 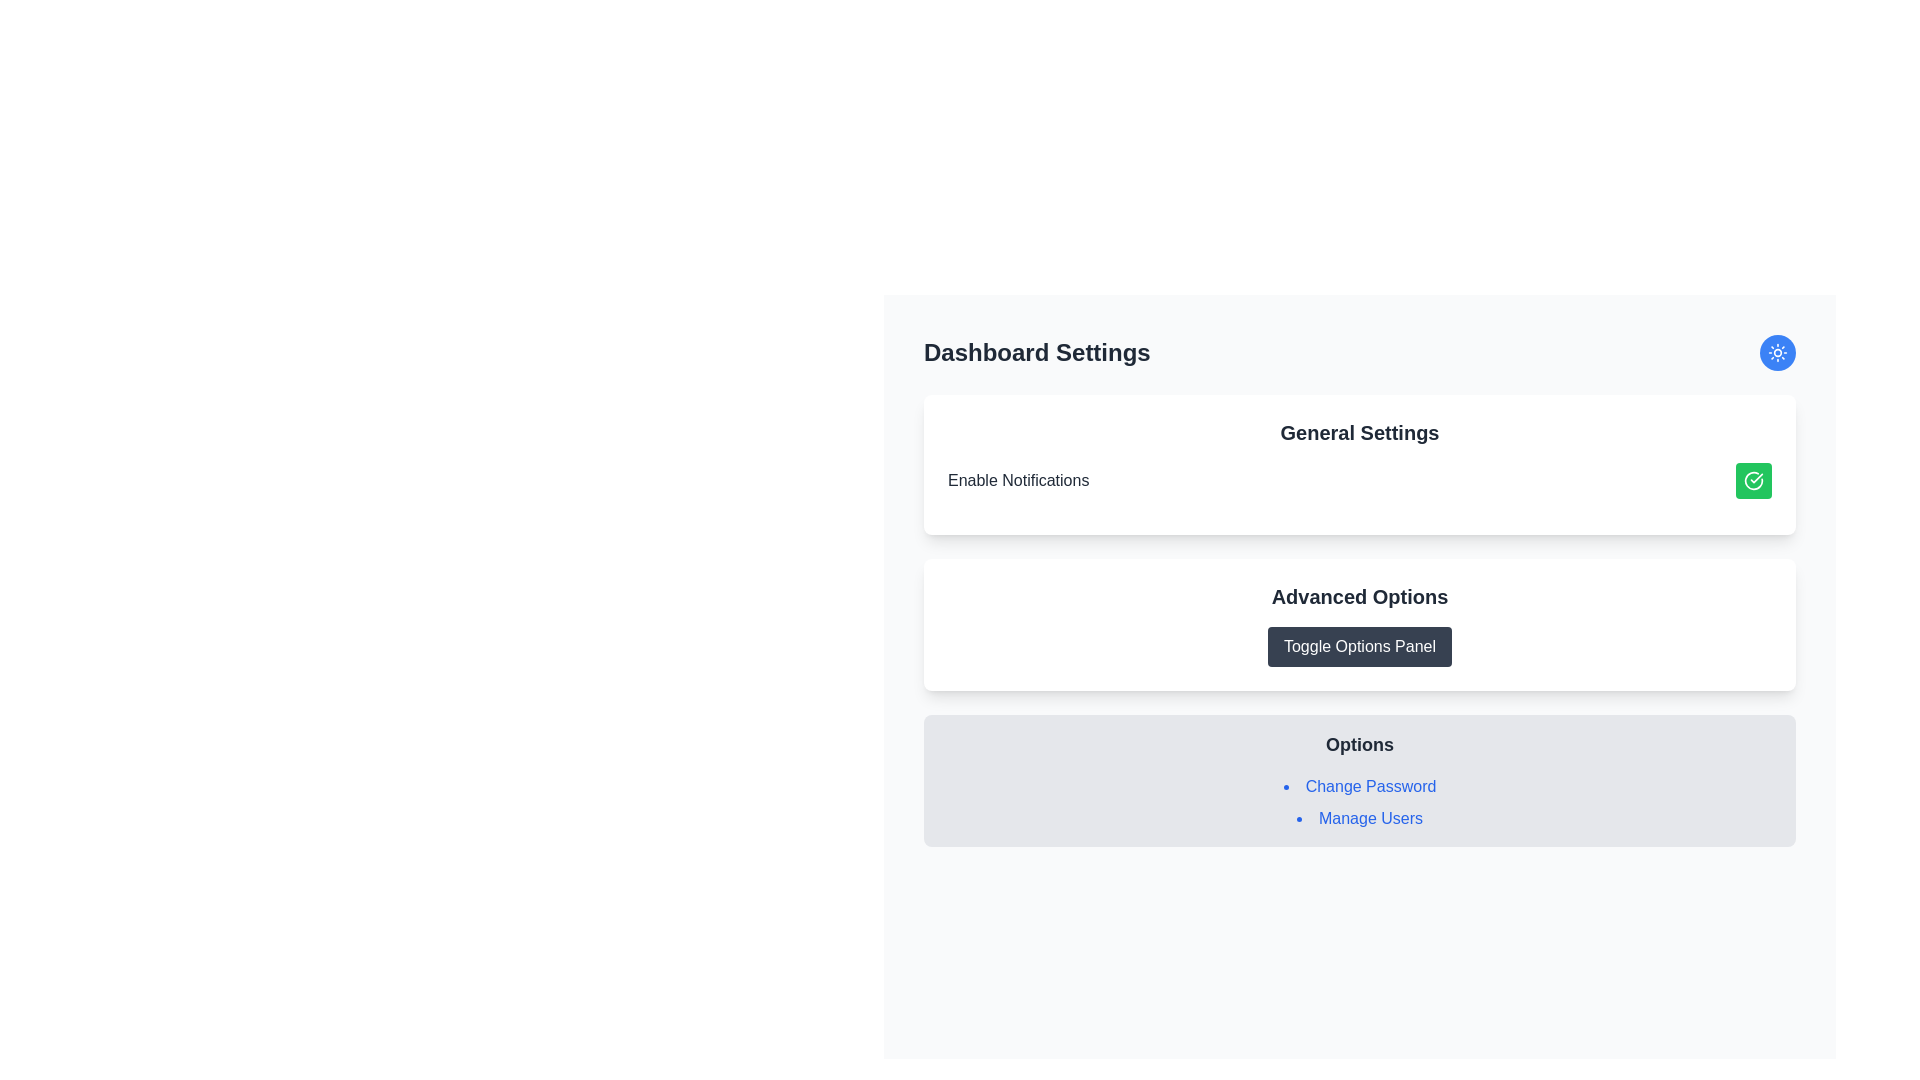 I want to click on the button located at the far right end of the header bar, so click(x=1777, y=352).